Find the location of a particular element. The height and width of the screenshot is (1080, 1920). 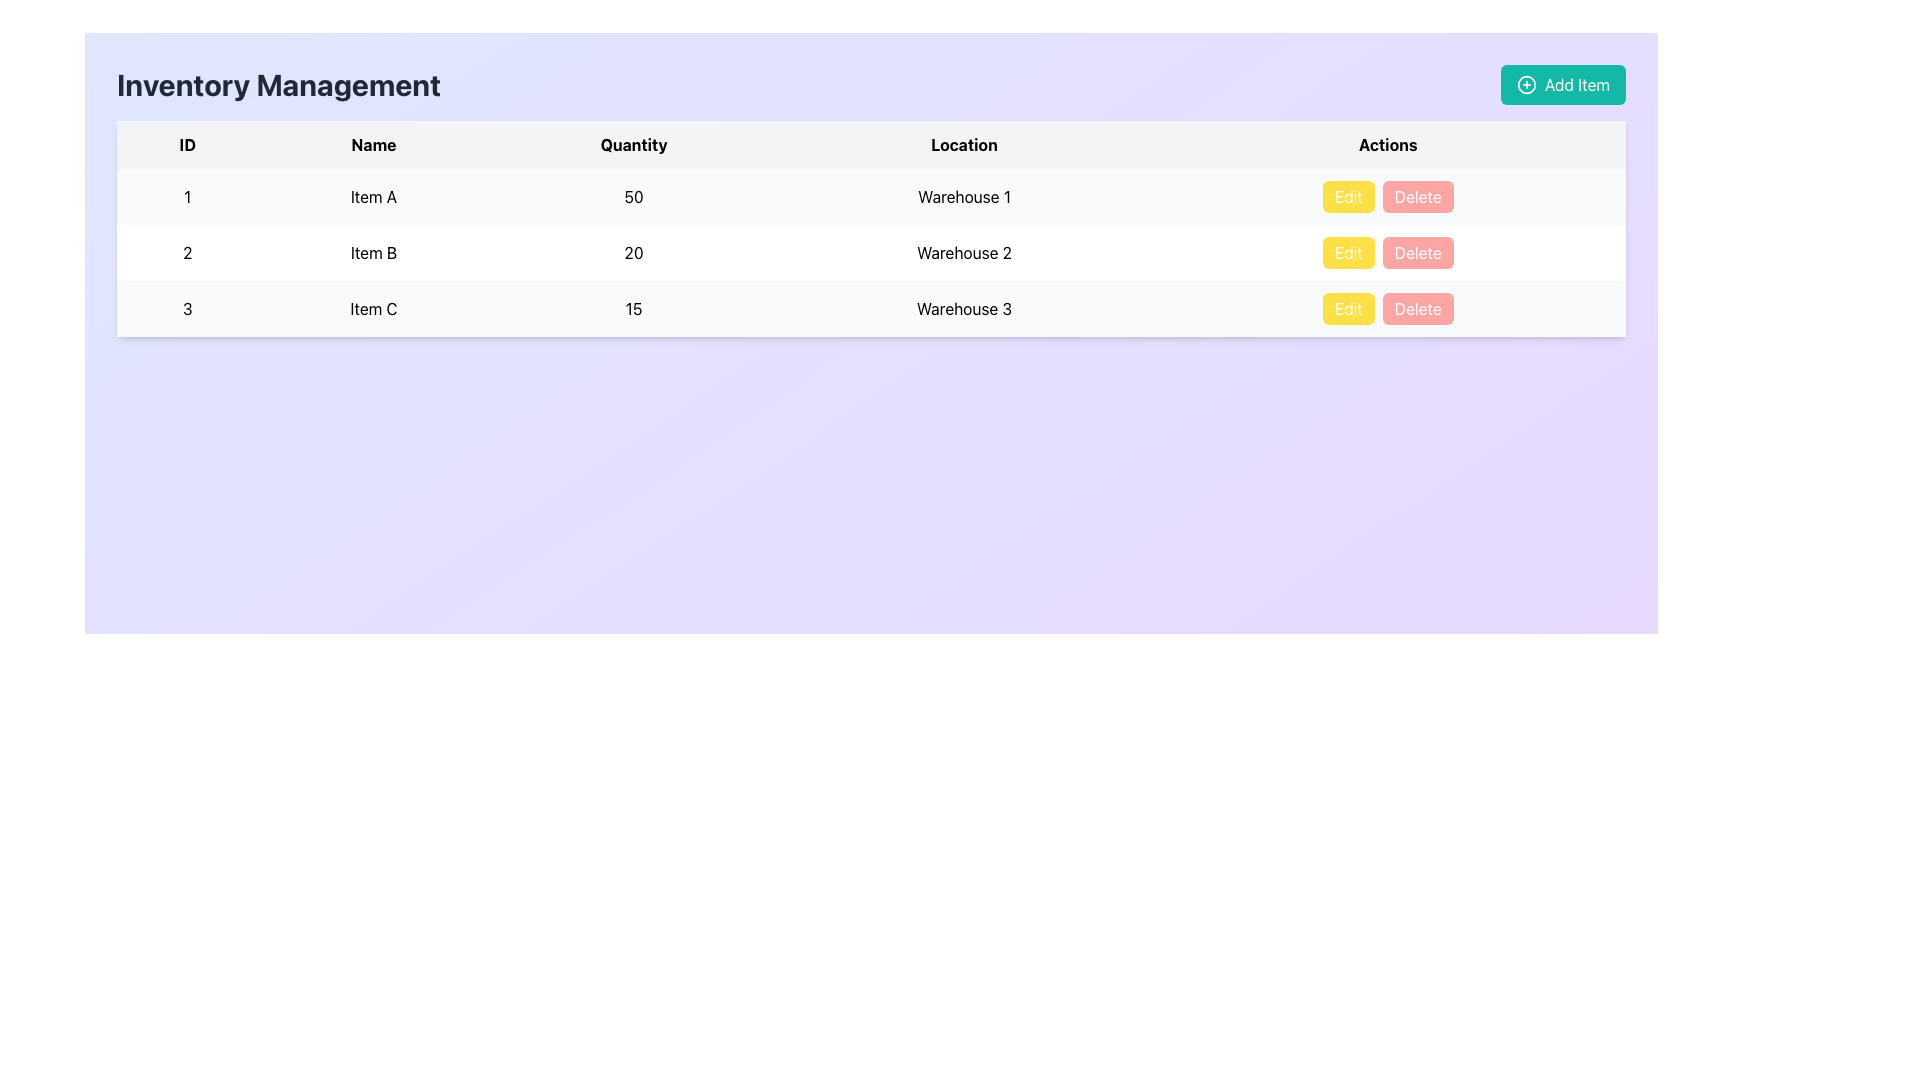

the numerical indicator in the third column of the third row of the table, which represents a quantity and is located between 'Item C' and 'Warehouse 3' is located at coordinates (632, 308).